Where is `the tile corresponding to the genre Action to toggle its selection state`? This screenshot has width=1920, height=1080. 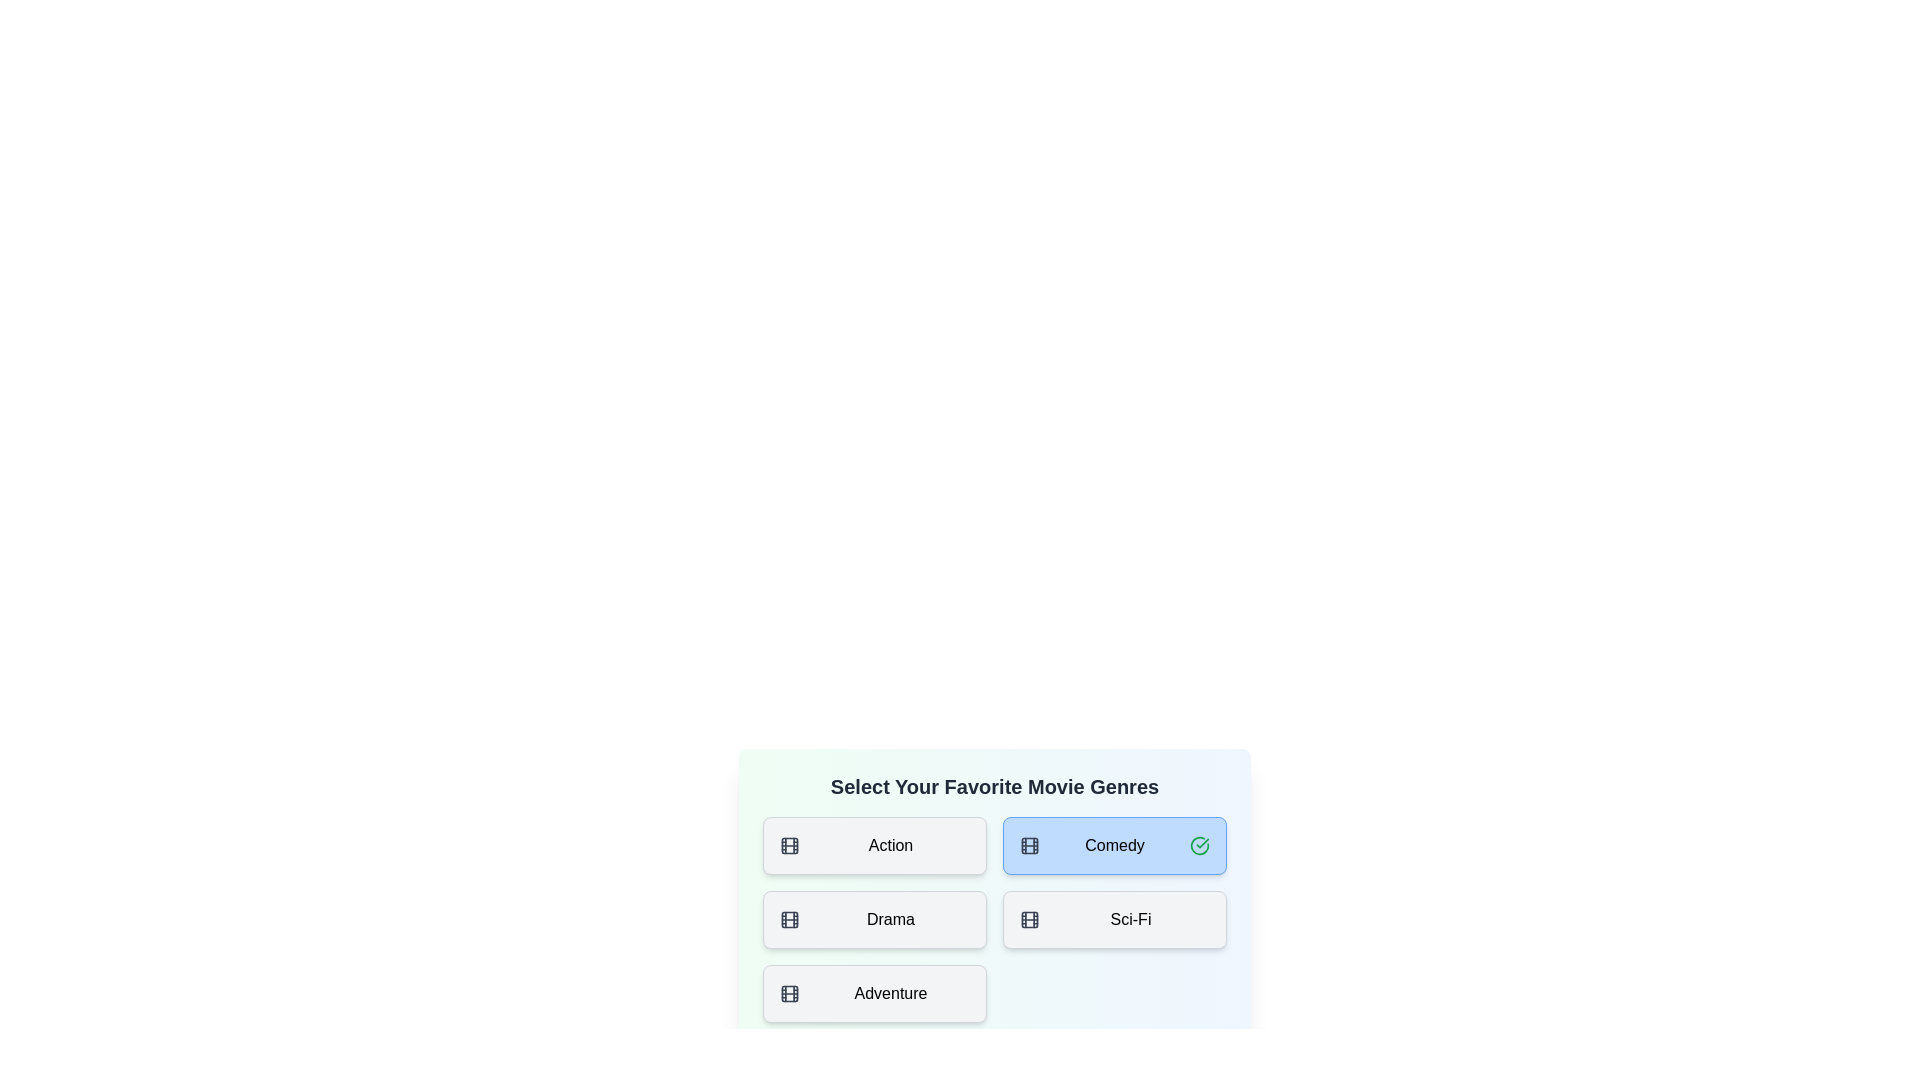
the tile corresponding to the genre Action to toggle its selection state is located at coordinates (874, 845).